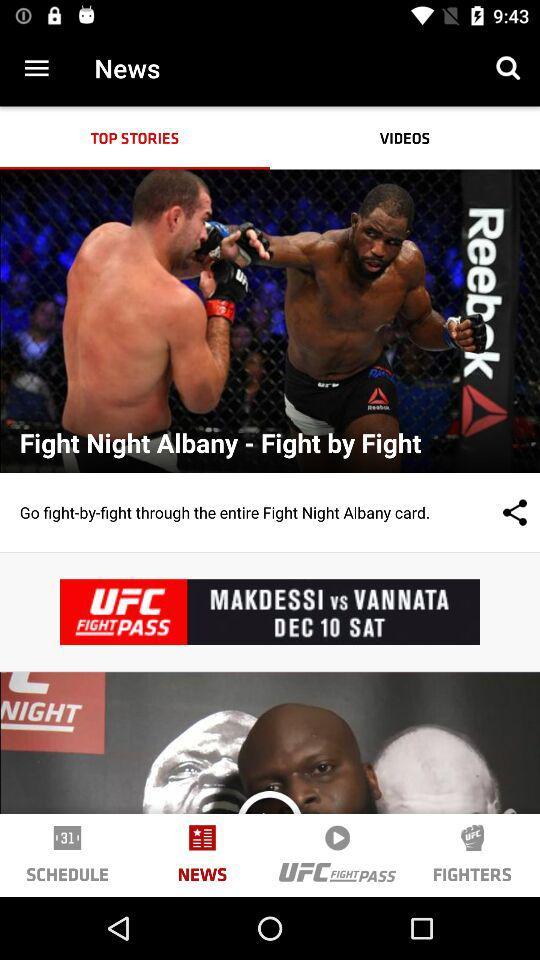 The image size is (540, 960). Describe the element at coordinates (494, 511) in the screenshot. I see `share icon` at that location.